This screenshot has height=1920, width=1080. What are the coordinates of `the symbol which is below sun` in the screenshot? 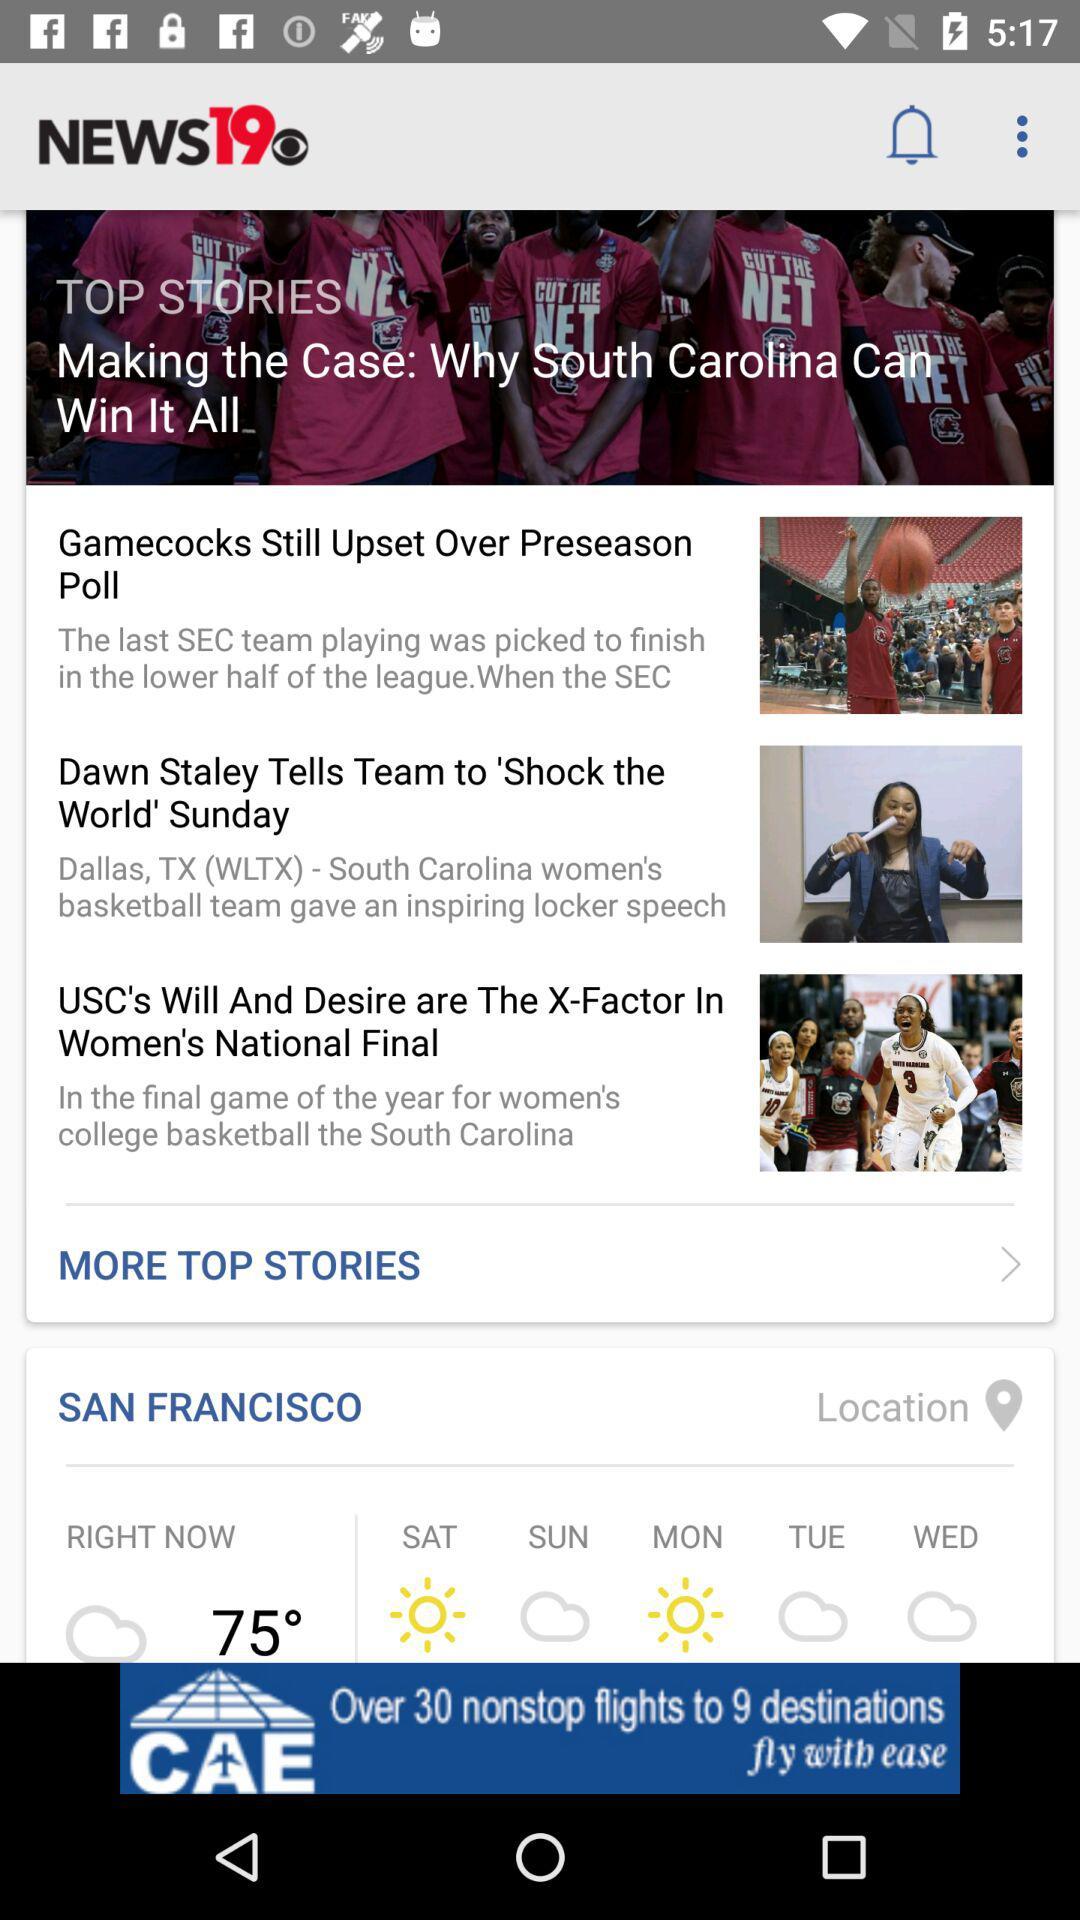 It's located at (559, 1613).